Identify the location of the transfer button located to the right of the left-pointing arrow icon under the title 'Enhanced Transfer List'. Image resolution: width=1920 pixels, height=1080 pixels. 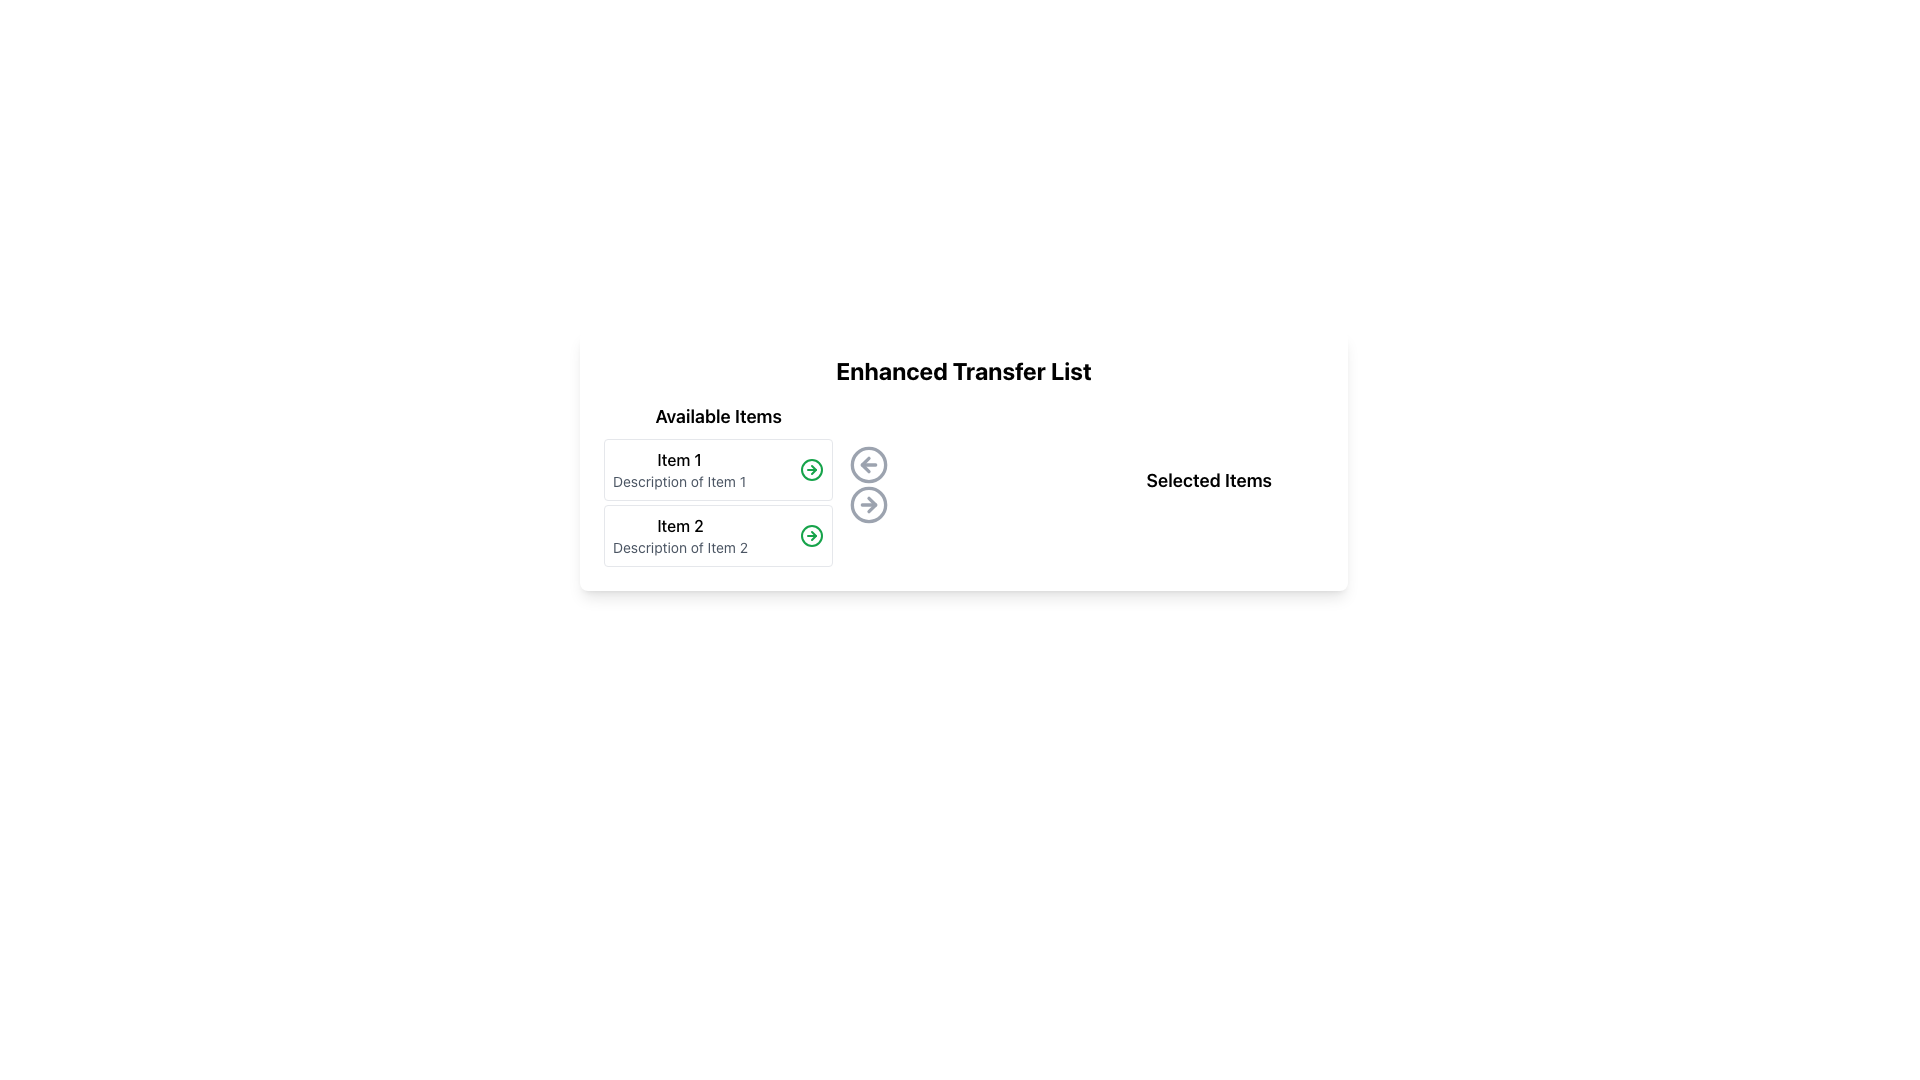
(868, 504).